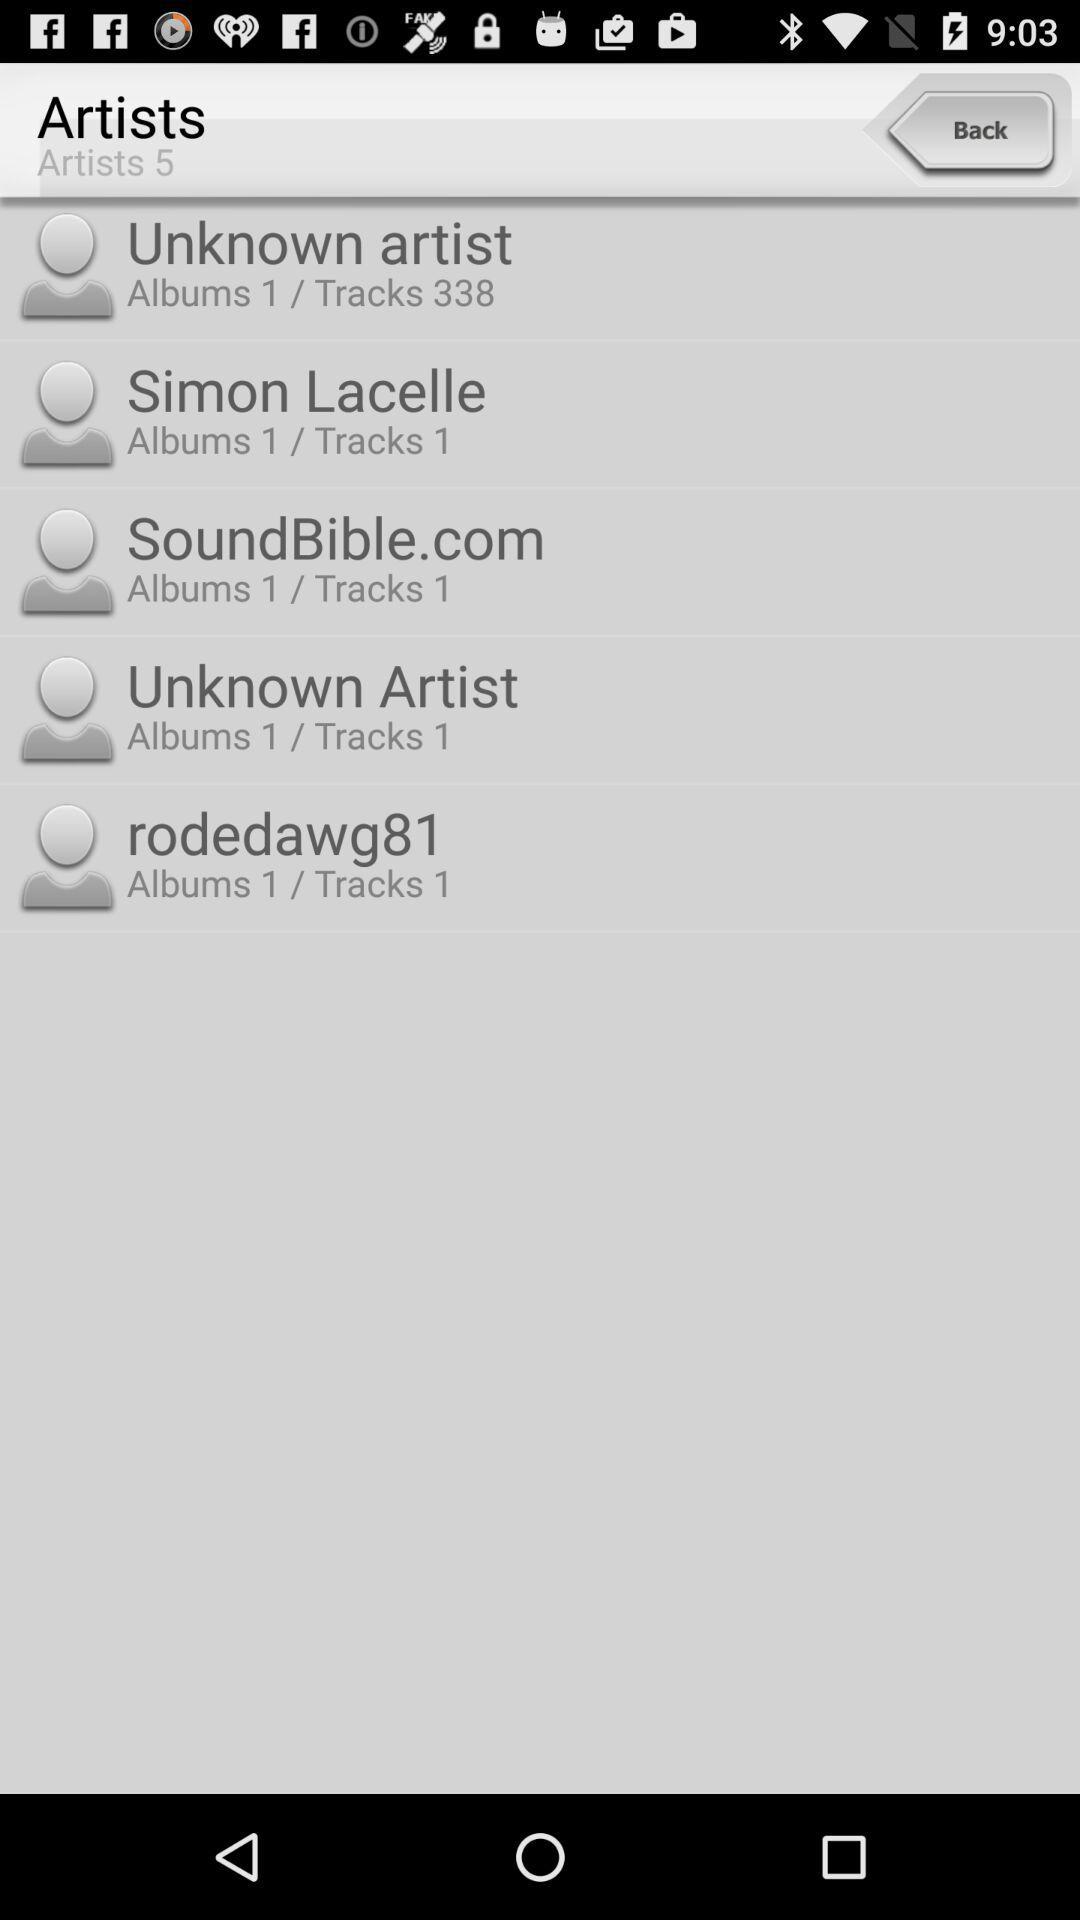 The height and width of the screenshot is (1920, 1080). Describe the element at coordinates (598, 388) in the screenshot. I see `the simon lacelle` at that location.